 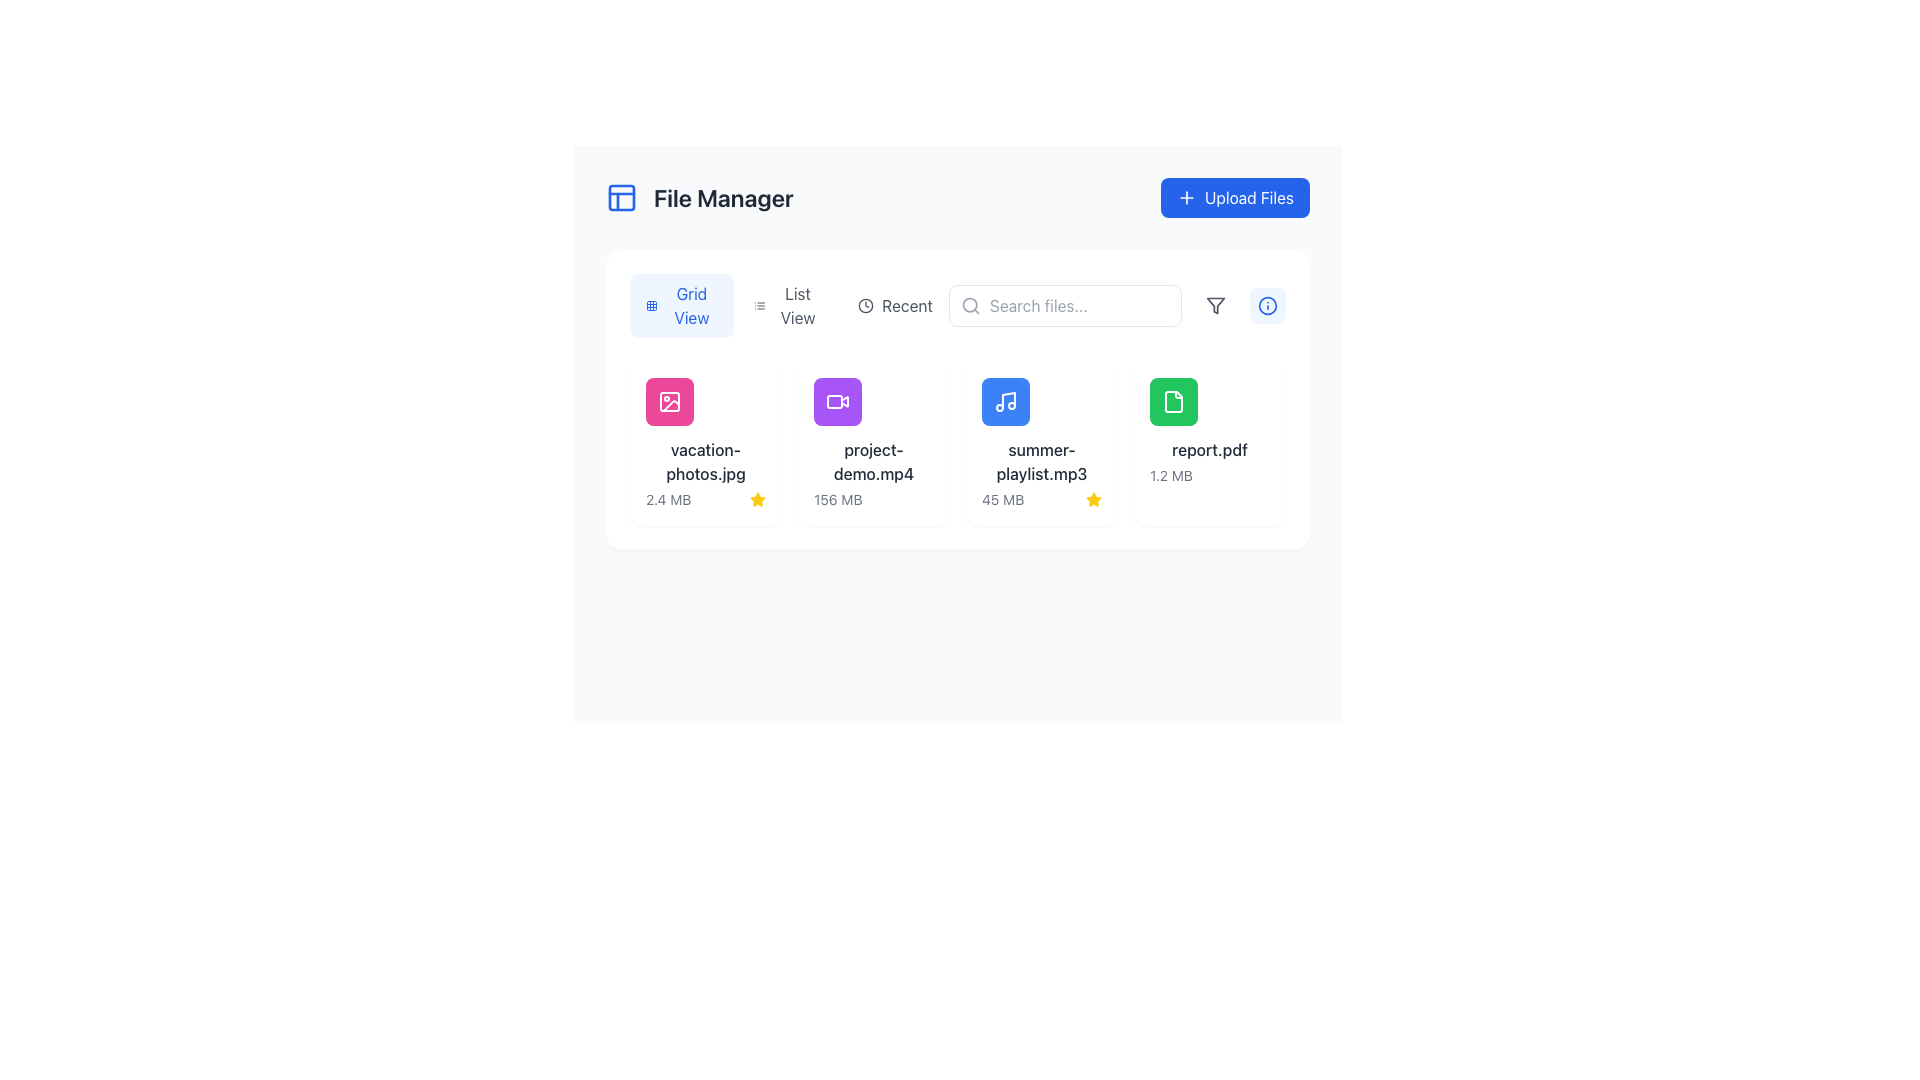 What do you see at coordinates (1208, 496) in the screenshot?
I see `the share button on the interactive control panel located at the bottom of the 'report.pdf' file item in the grid display to share the file` at bounding box center [1208, 496].